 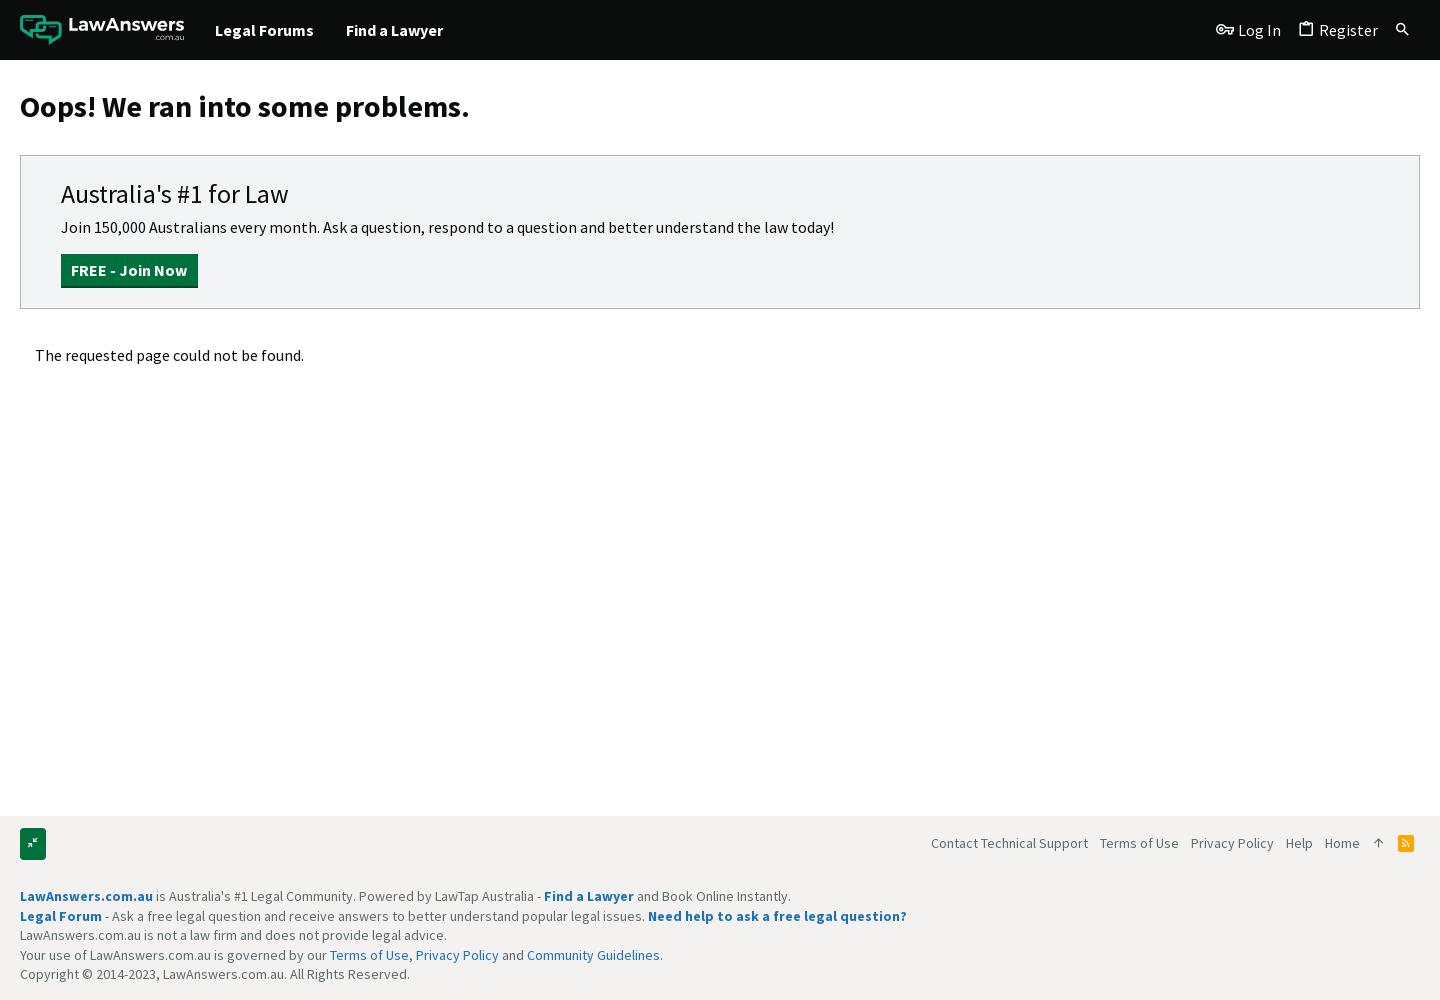 I want to click on 'LawAnswers.com.au is not a law firm and does not provide legal advice.', so click(x=233, y=935).